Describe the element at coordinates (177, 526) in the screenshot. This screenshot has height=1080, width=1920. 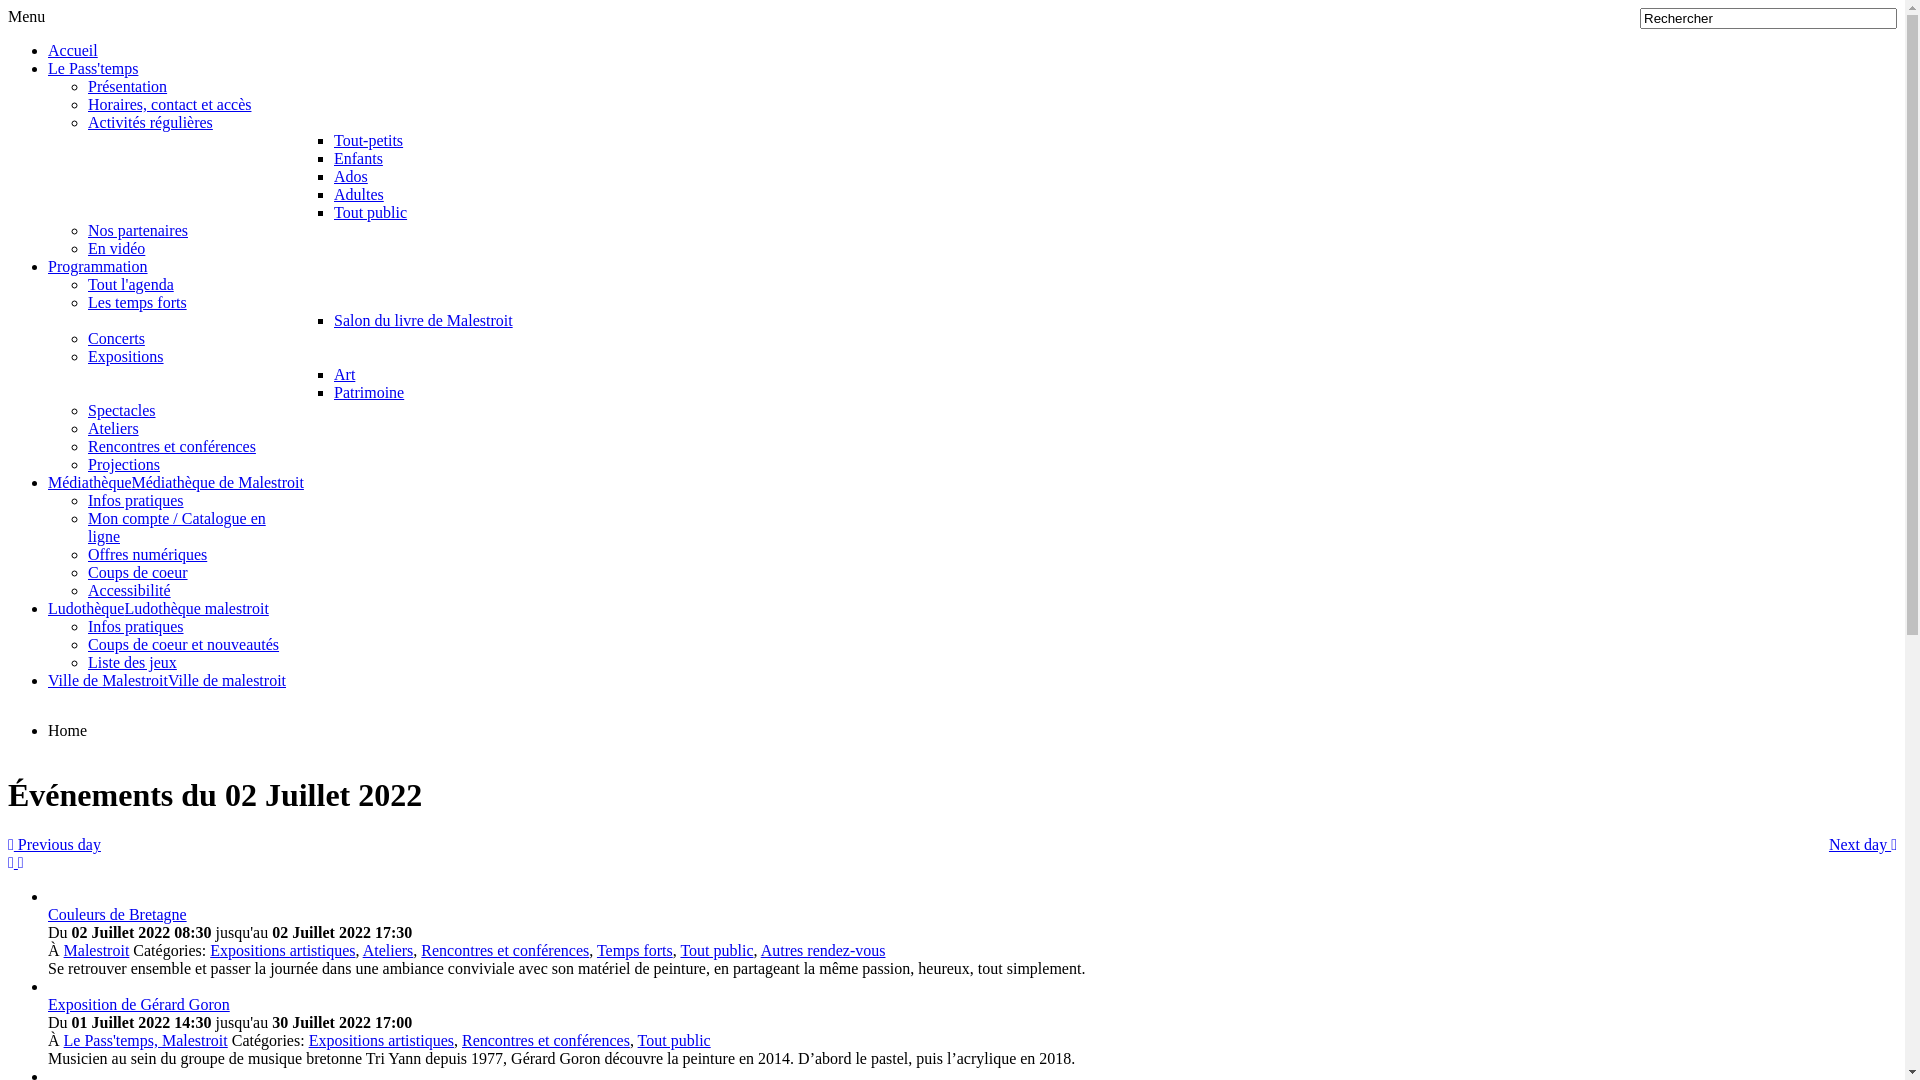
I see `'Mon compte / Catalogue en ligne'` at that location.